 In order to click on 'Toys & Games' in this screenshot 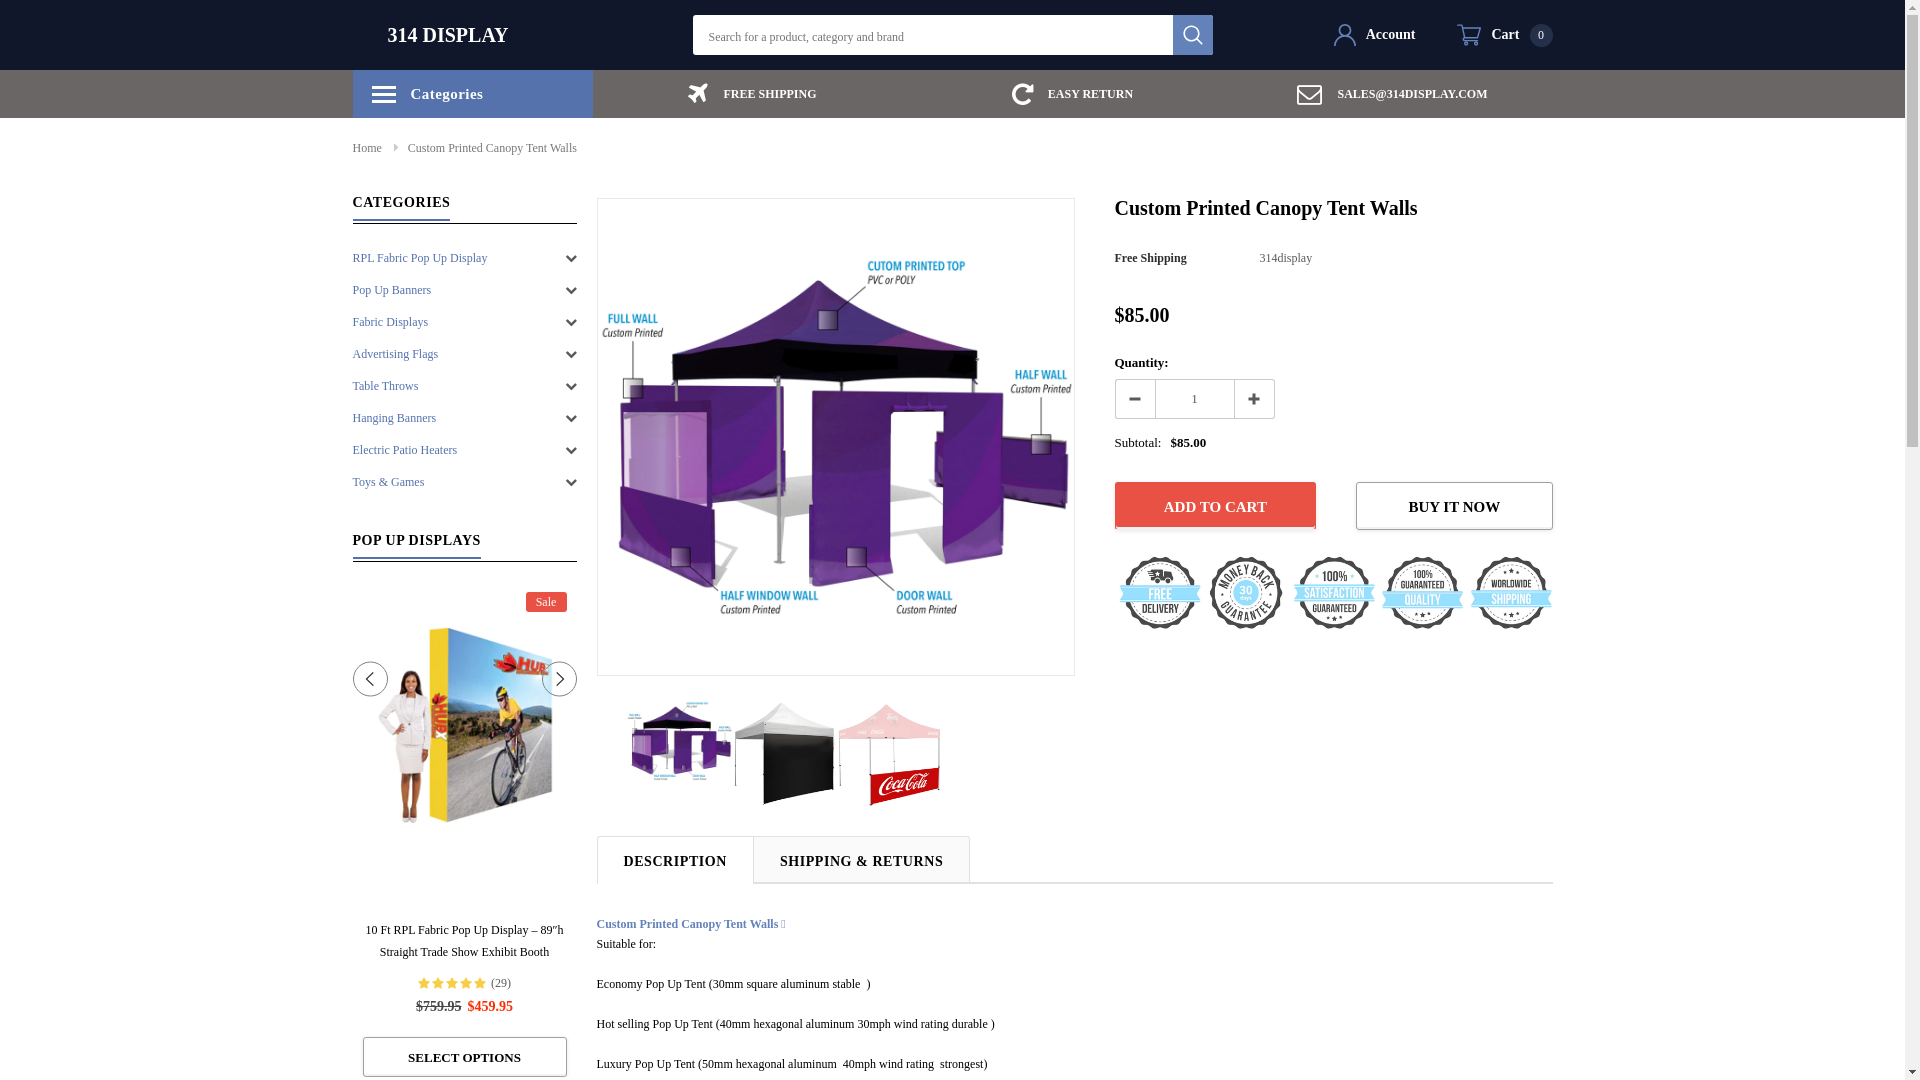, I will do `click(388, 482)`.